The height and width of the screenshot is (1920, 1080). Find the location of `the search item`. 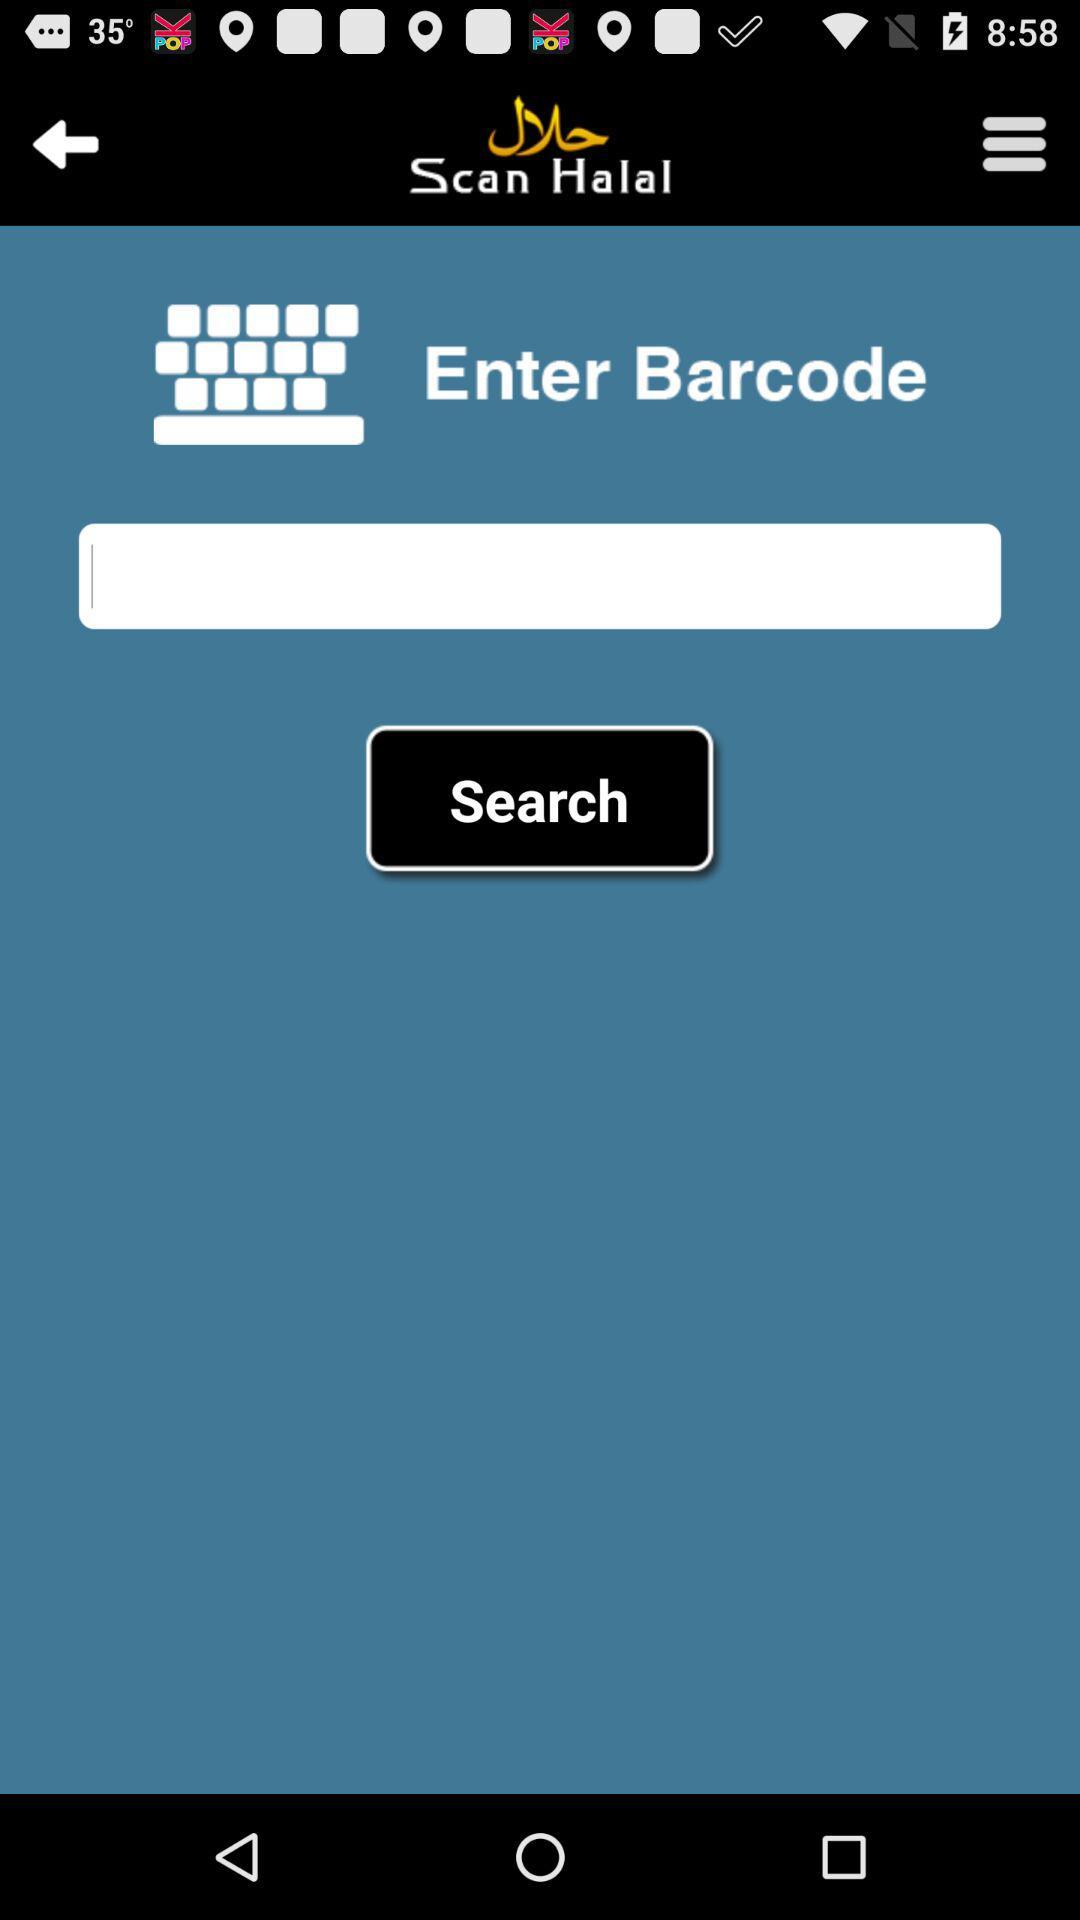

the search item is located at coordinates (538, 798).